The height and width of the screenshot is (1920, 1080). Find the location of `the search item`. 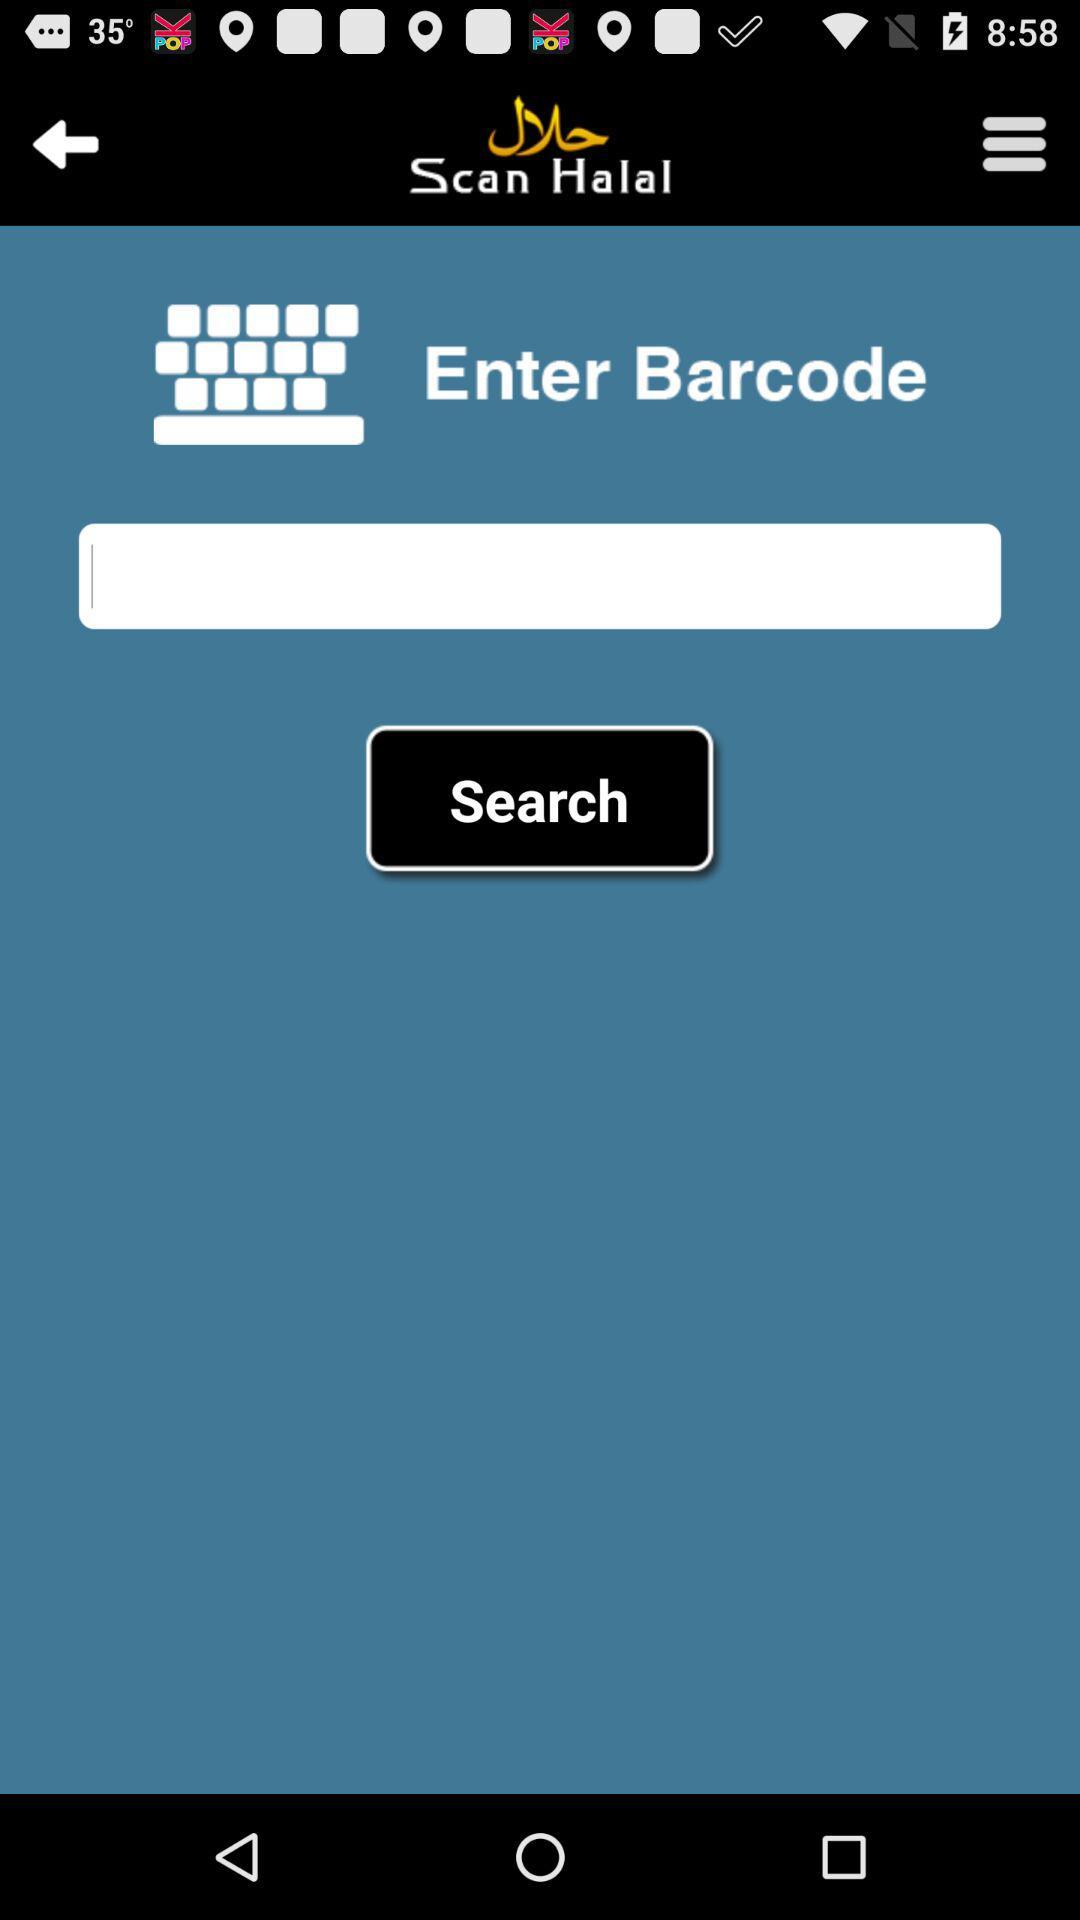

the search item is located at coordinates (538, 798).